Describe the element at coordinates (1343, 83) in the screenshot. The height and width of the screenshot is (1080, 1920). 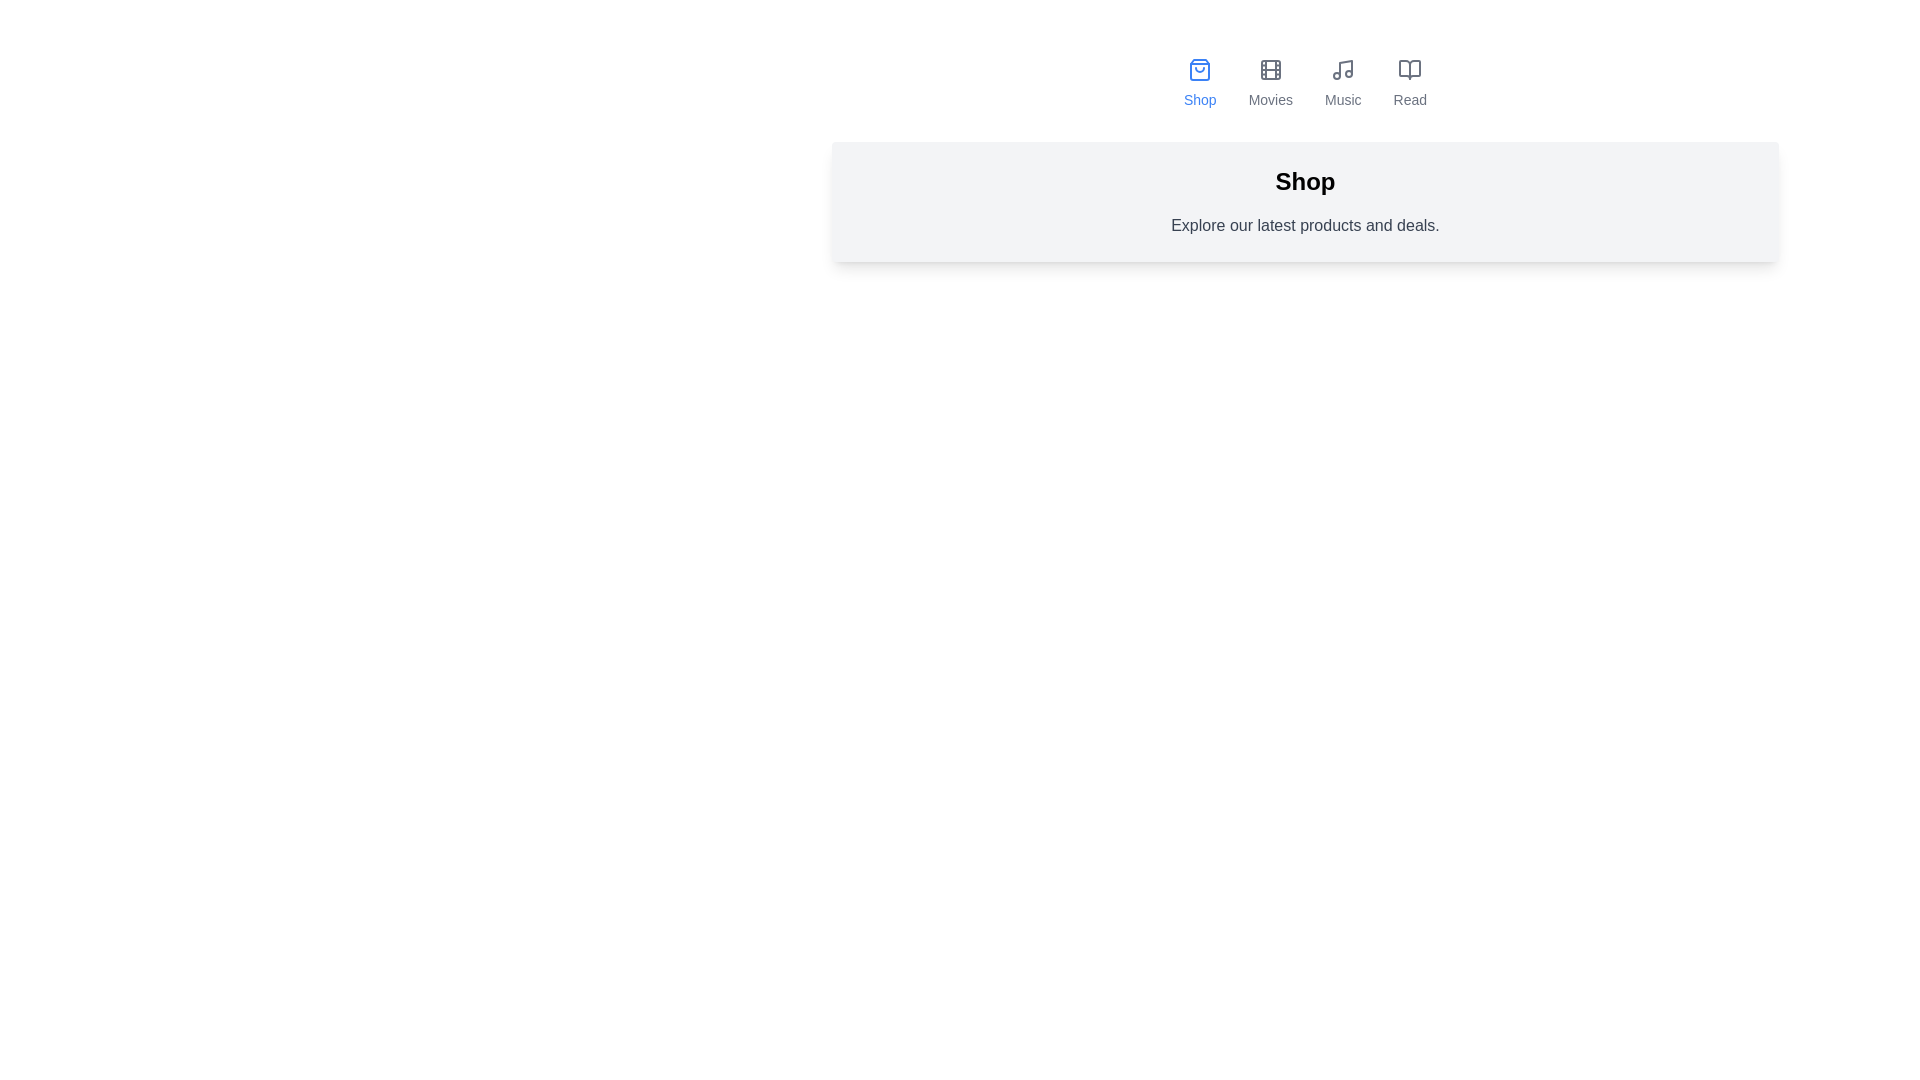
I see `the tab labeled Music` at that location.